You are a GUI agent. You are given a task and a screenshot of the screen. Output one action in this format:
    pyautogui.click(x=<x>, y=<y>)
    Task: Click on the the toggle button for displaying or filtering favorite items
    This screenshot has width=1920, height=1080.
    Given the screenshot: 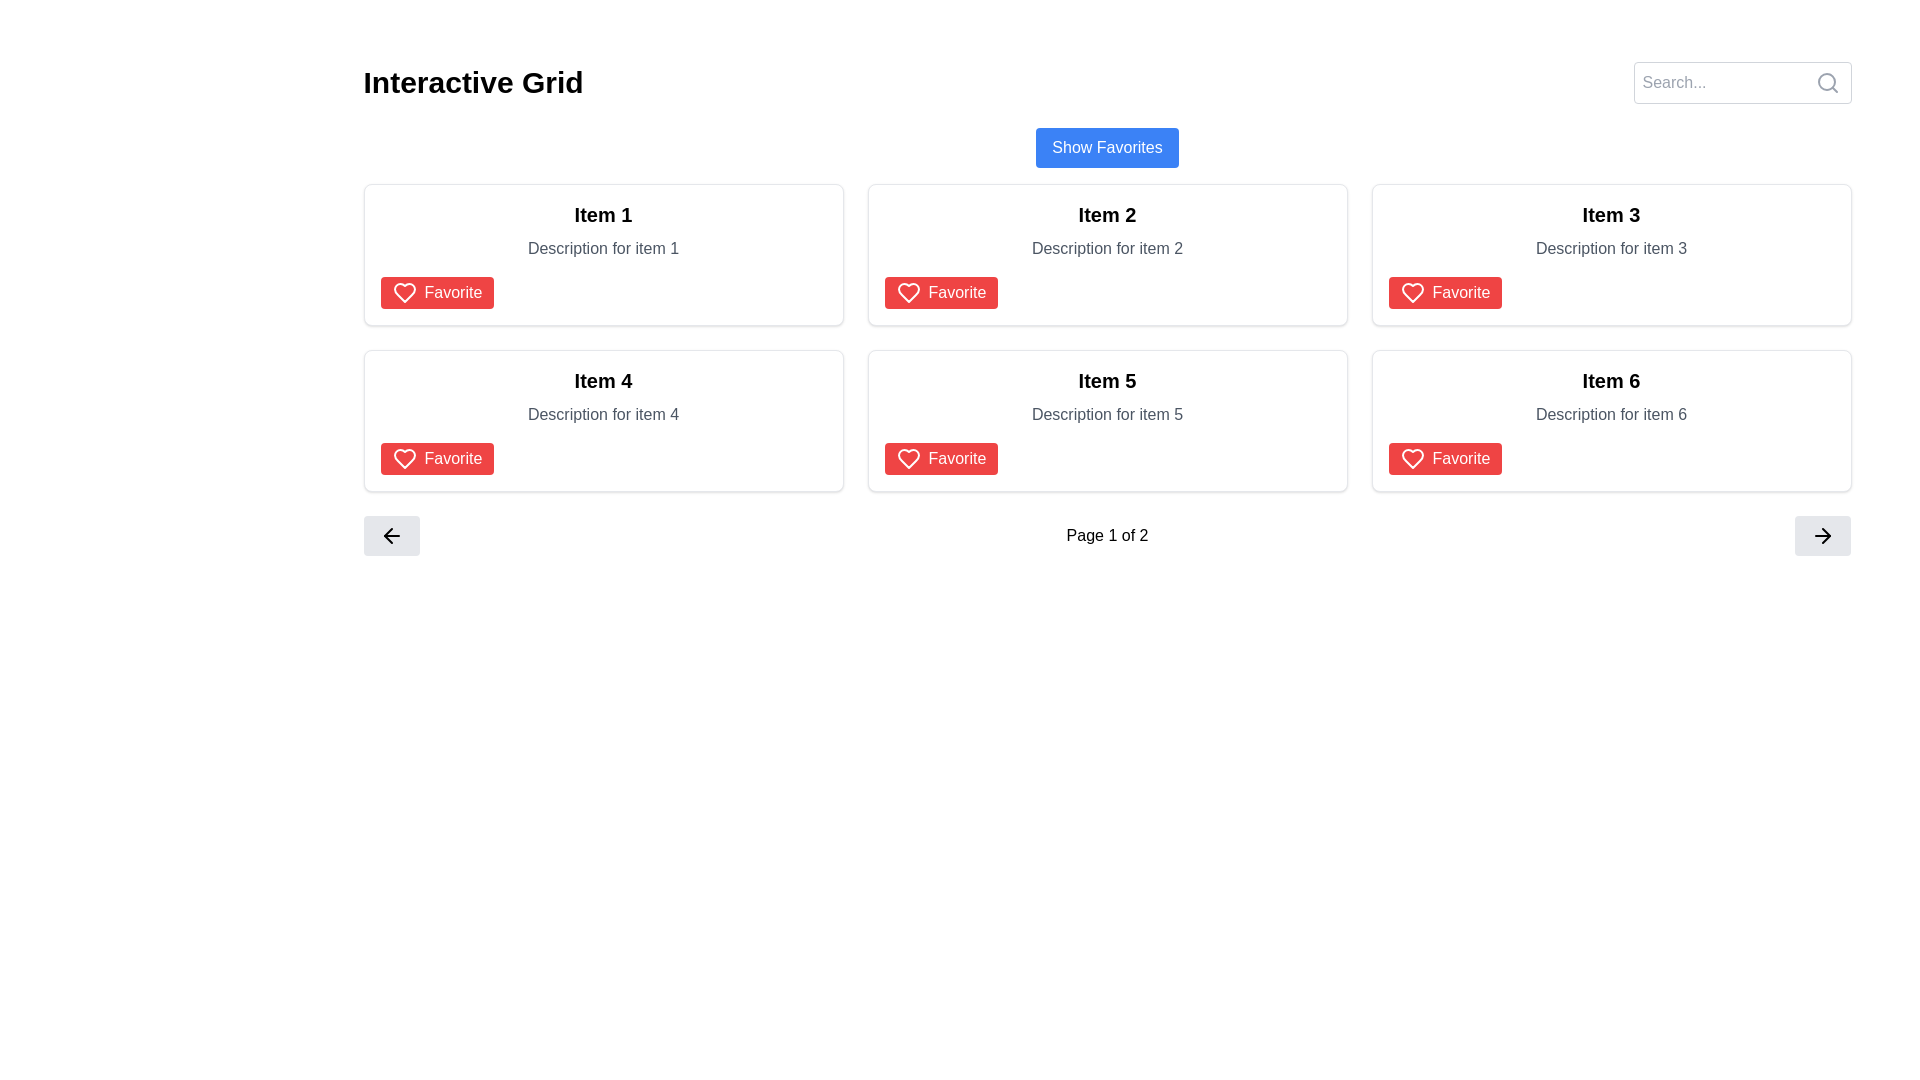 What is the action you would take?
    pyautogui.click(x=1106, y=146)
    